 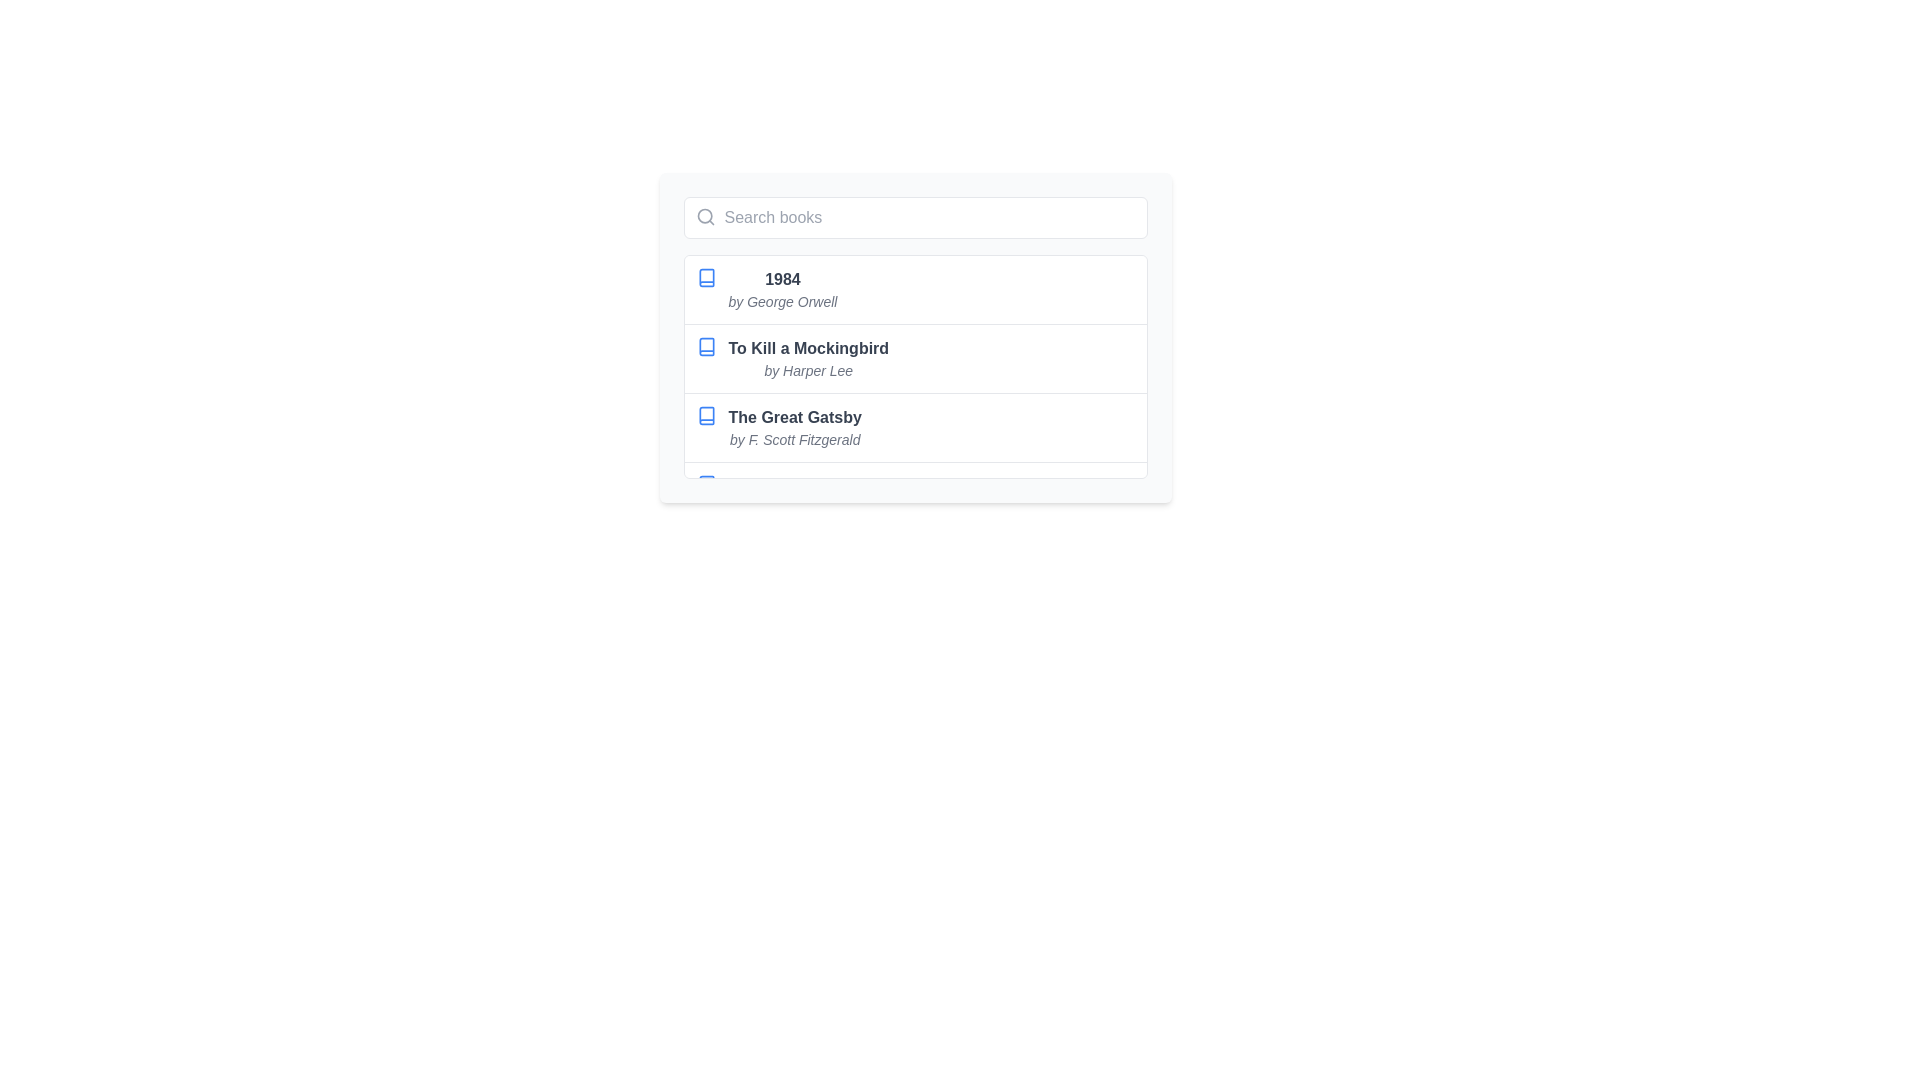 I want to click on the selectable option for 'The Great Gatsby' in the list of book options, so click(x=914, y=426).